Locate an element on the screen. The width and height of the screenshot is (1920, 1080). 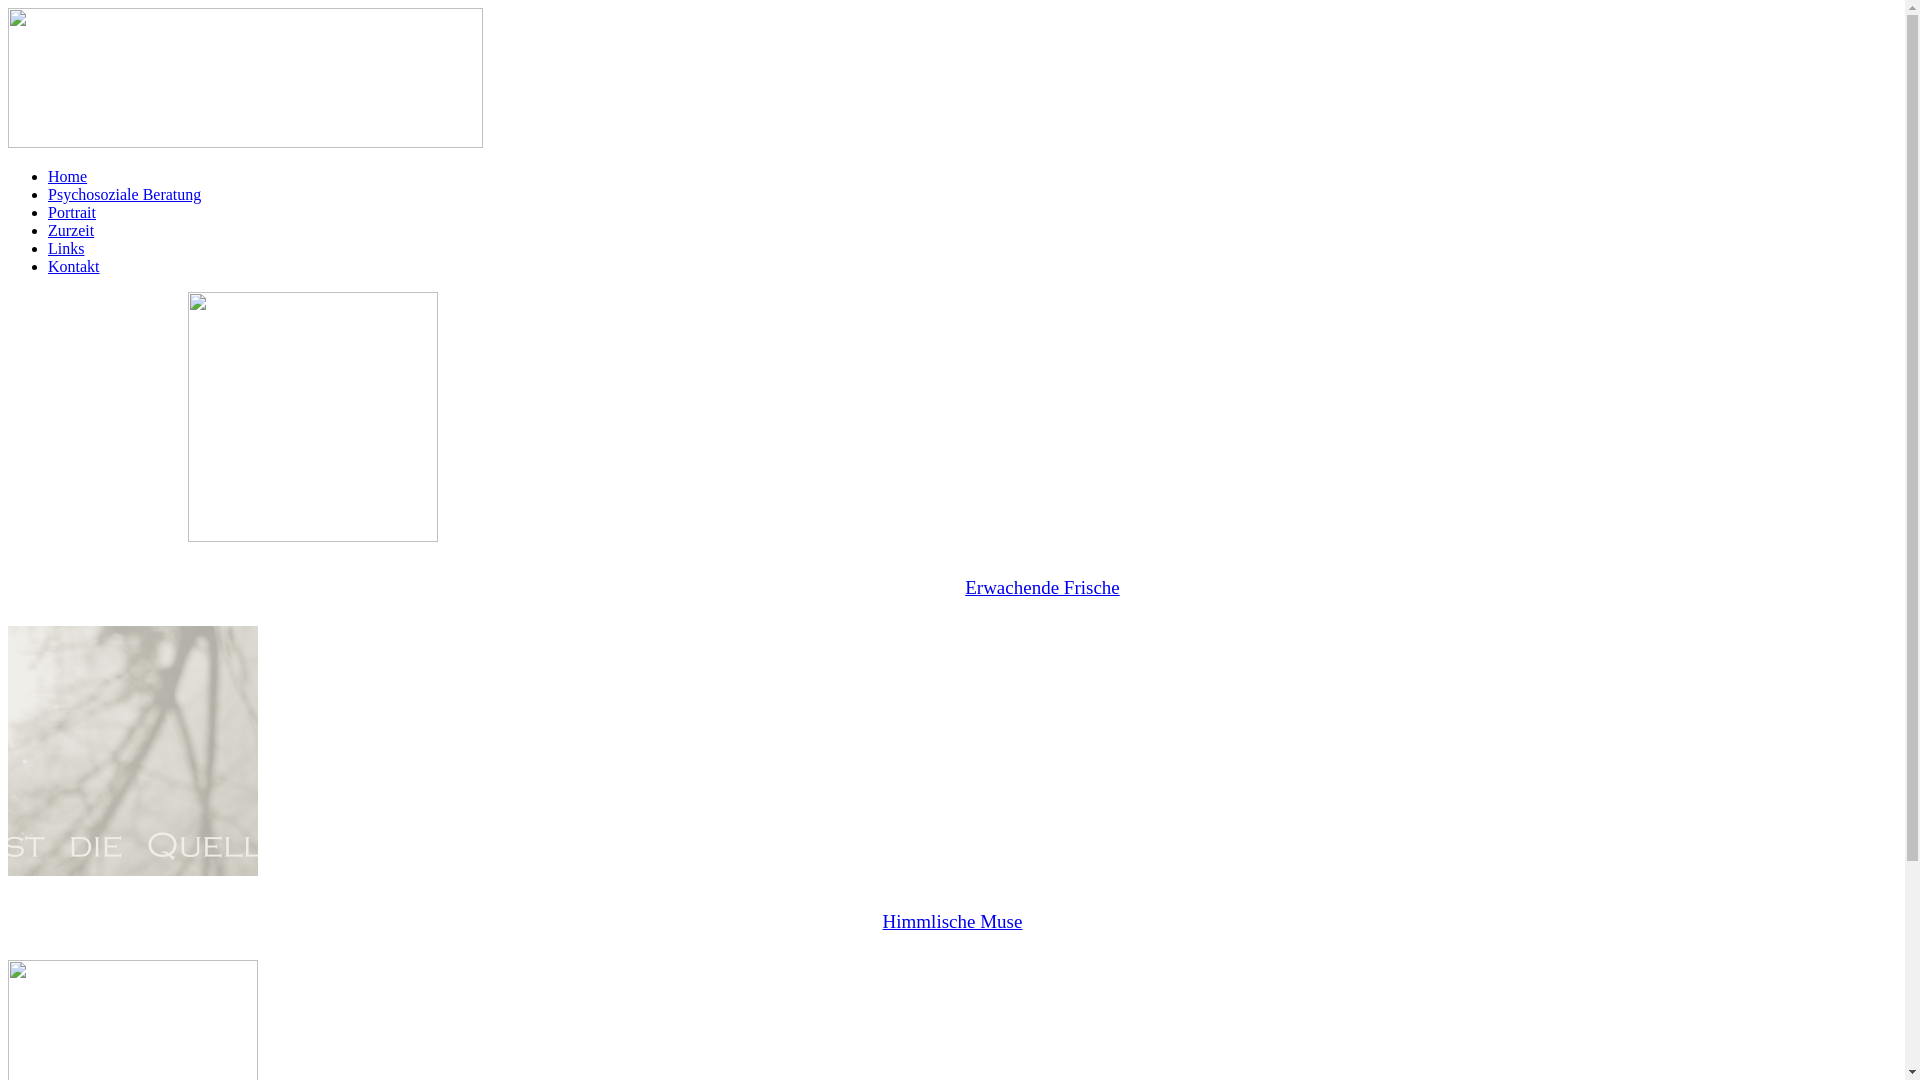
'Psychosoziale Beratung' is located at coordinates (123, 194).